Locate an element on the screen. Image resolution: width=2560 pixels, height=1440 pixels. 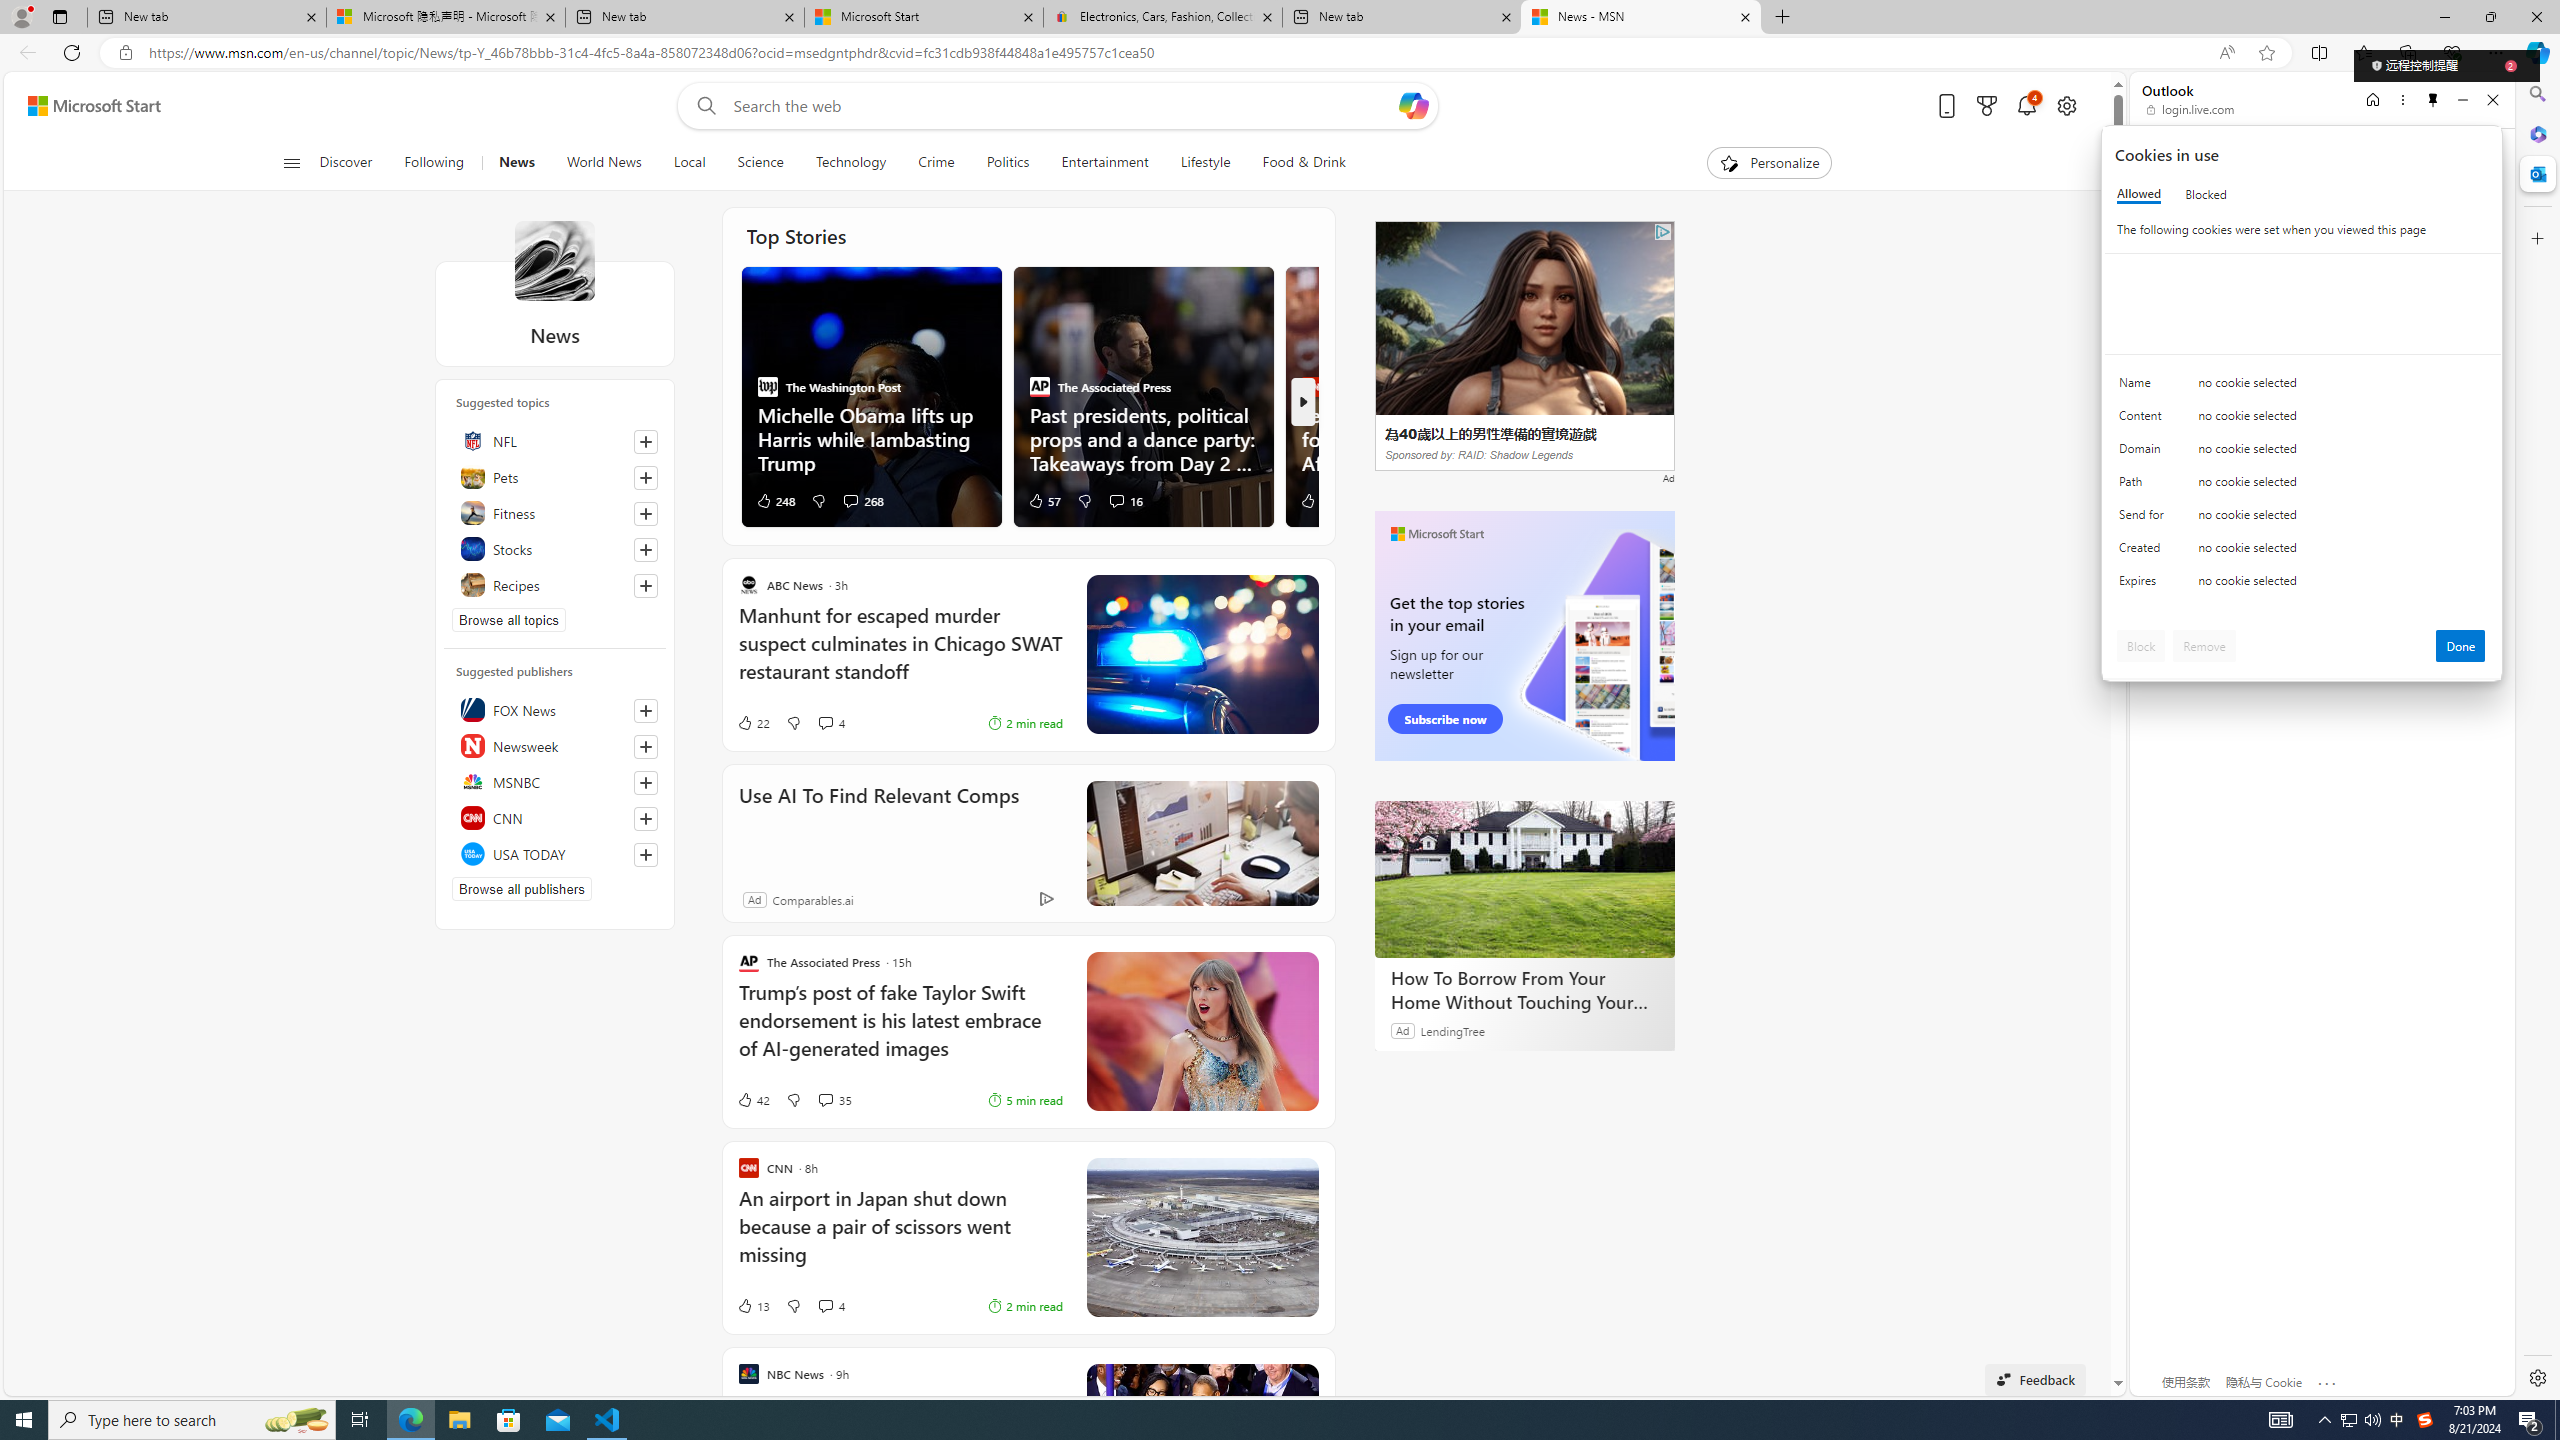
'Remove' is located at coordinates (2204, 646).